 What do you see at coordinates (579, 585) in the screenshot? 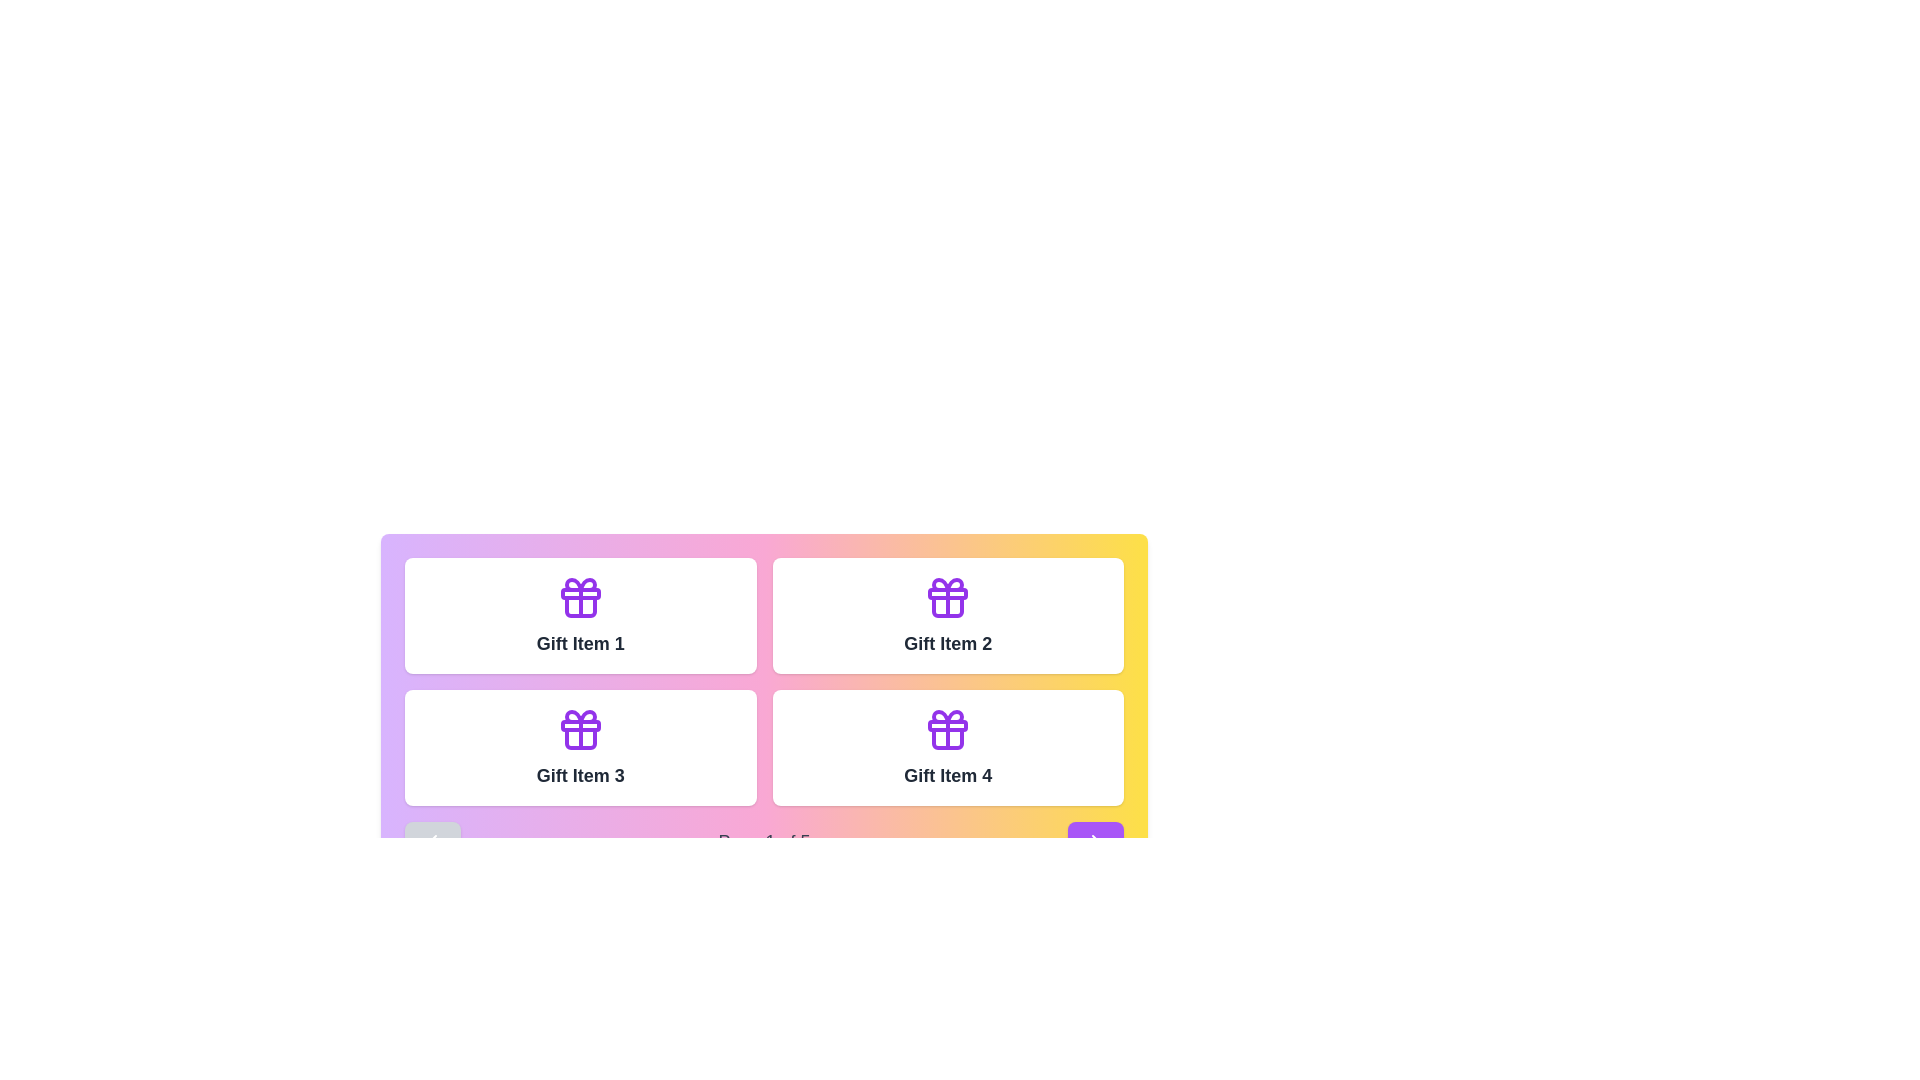
I see `the decorative vector graphic of the gift box ribbon bow located at the top-center of the gift icon labeled 'Gift Item 1'` at bounding box center [579, 585].